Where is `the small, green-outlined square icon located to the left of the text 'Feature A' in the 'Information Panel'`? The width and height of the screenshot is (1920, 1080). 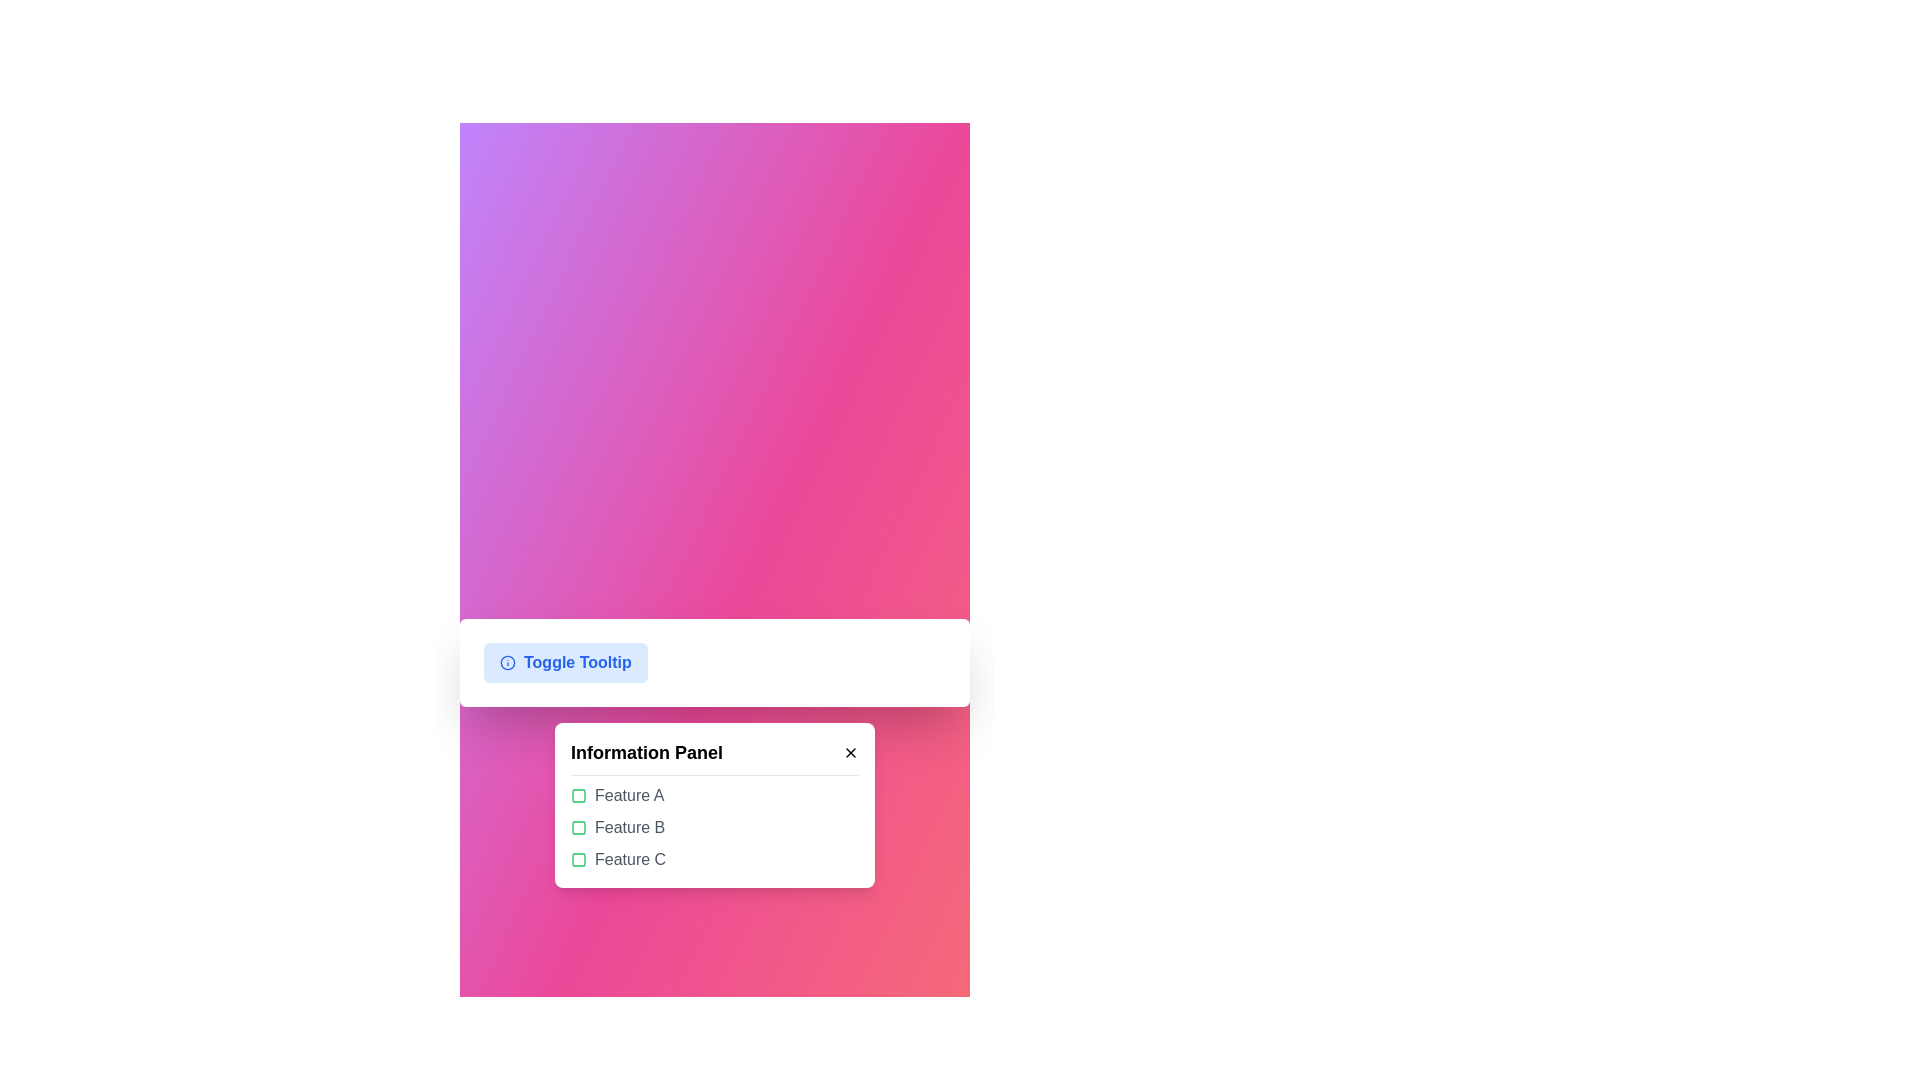
the small, green-outlined square icon located to the left of the text 'Feature A' in the 'Information Panel' is located at coordinates (578, 794).